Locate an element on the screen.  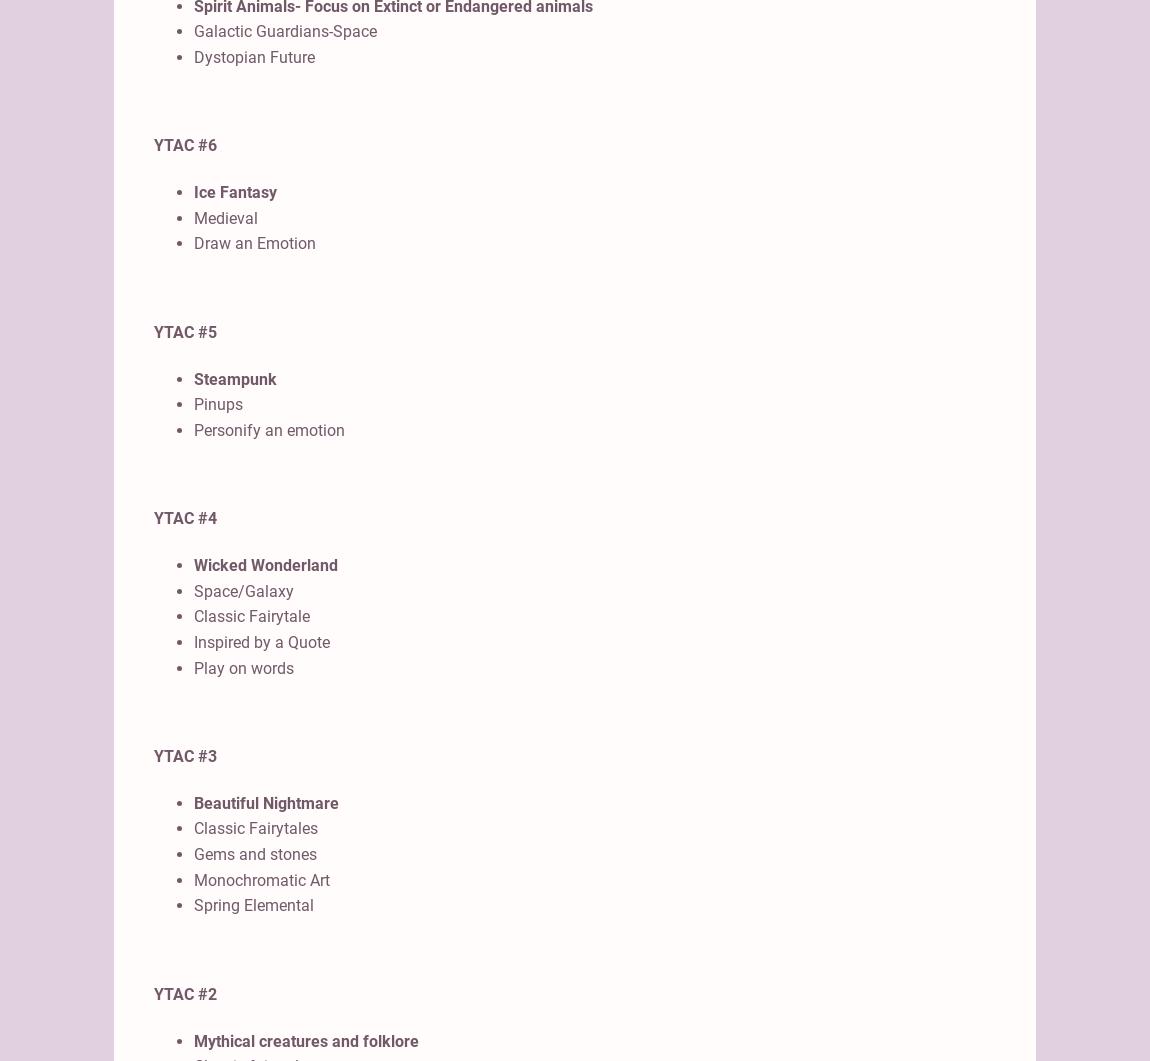
'Galactic Guardians-Space' is located at coordinates (193, 31).